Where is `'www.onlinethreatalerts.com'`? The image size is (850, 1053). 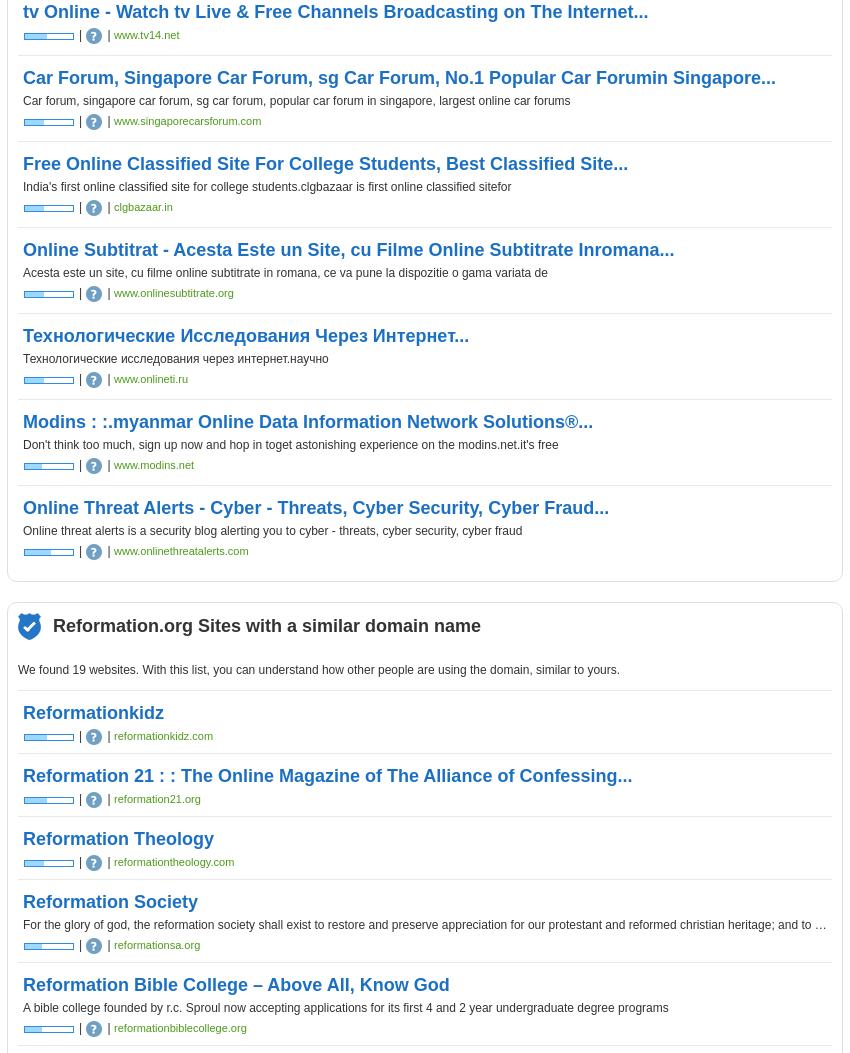
'www.onlinethreatalerts.com' is located at coordinates (179, 550).